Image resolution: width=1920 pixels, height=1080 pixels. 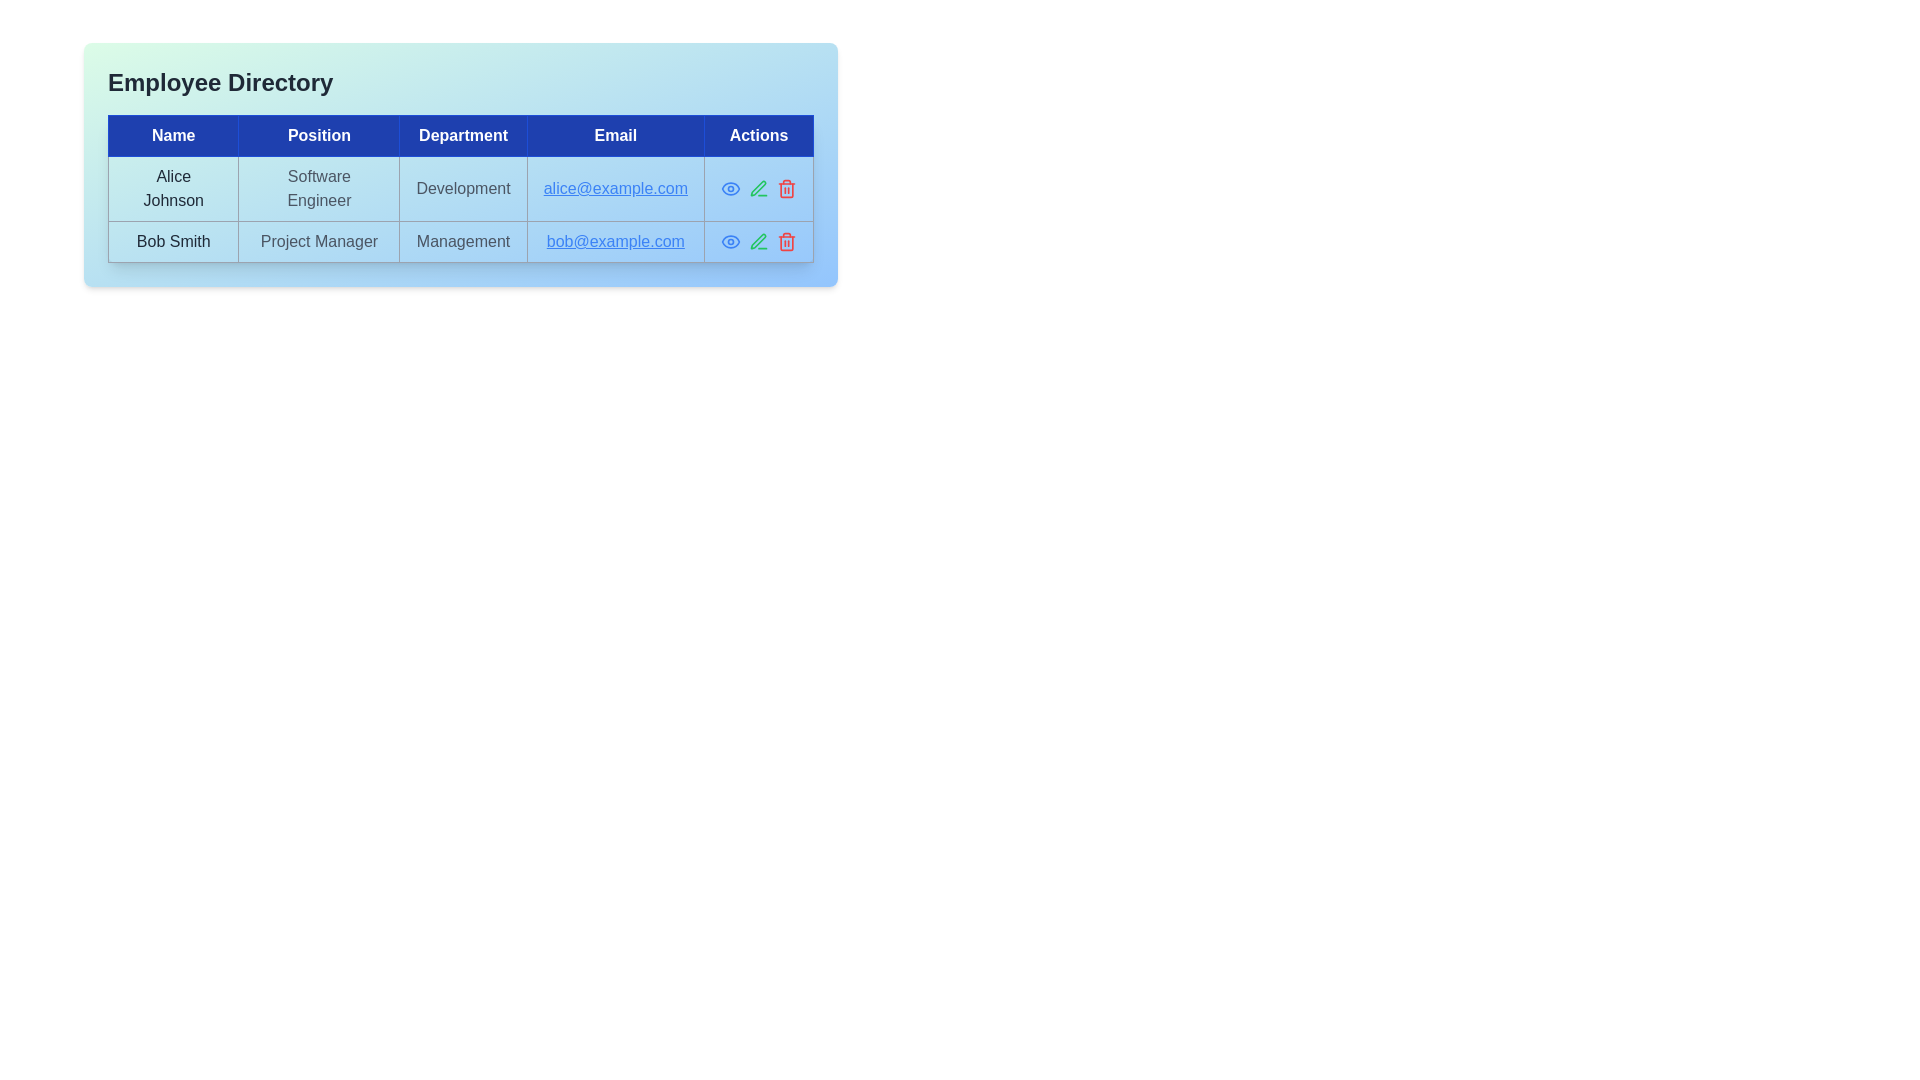 What do you see at coordinates (614, 189) in the screenshot?
I see `the text element displaying the email address of user 'Alice Johnson', which is styled as a hyperlink and located in the fourth cell of the first row under the 'Email' column` at bounding box center [614, 189].